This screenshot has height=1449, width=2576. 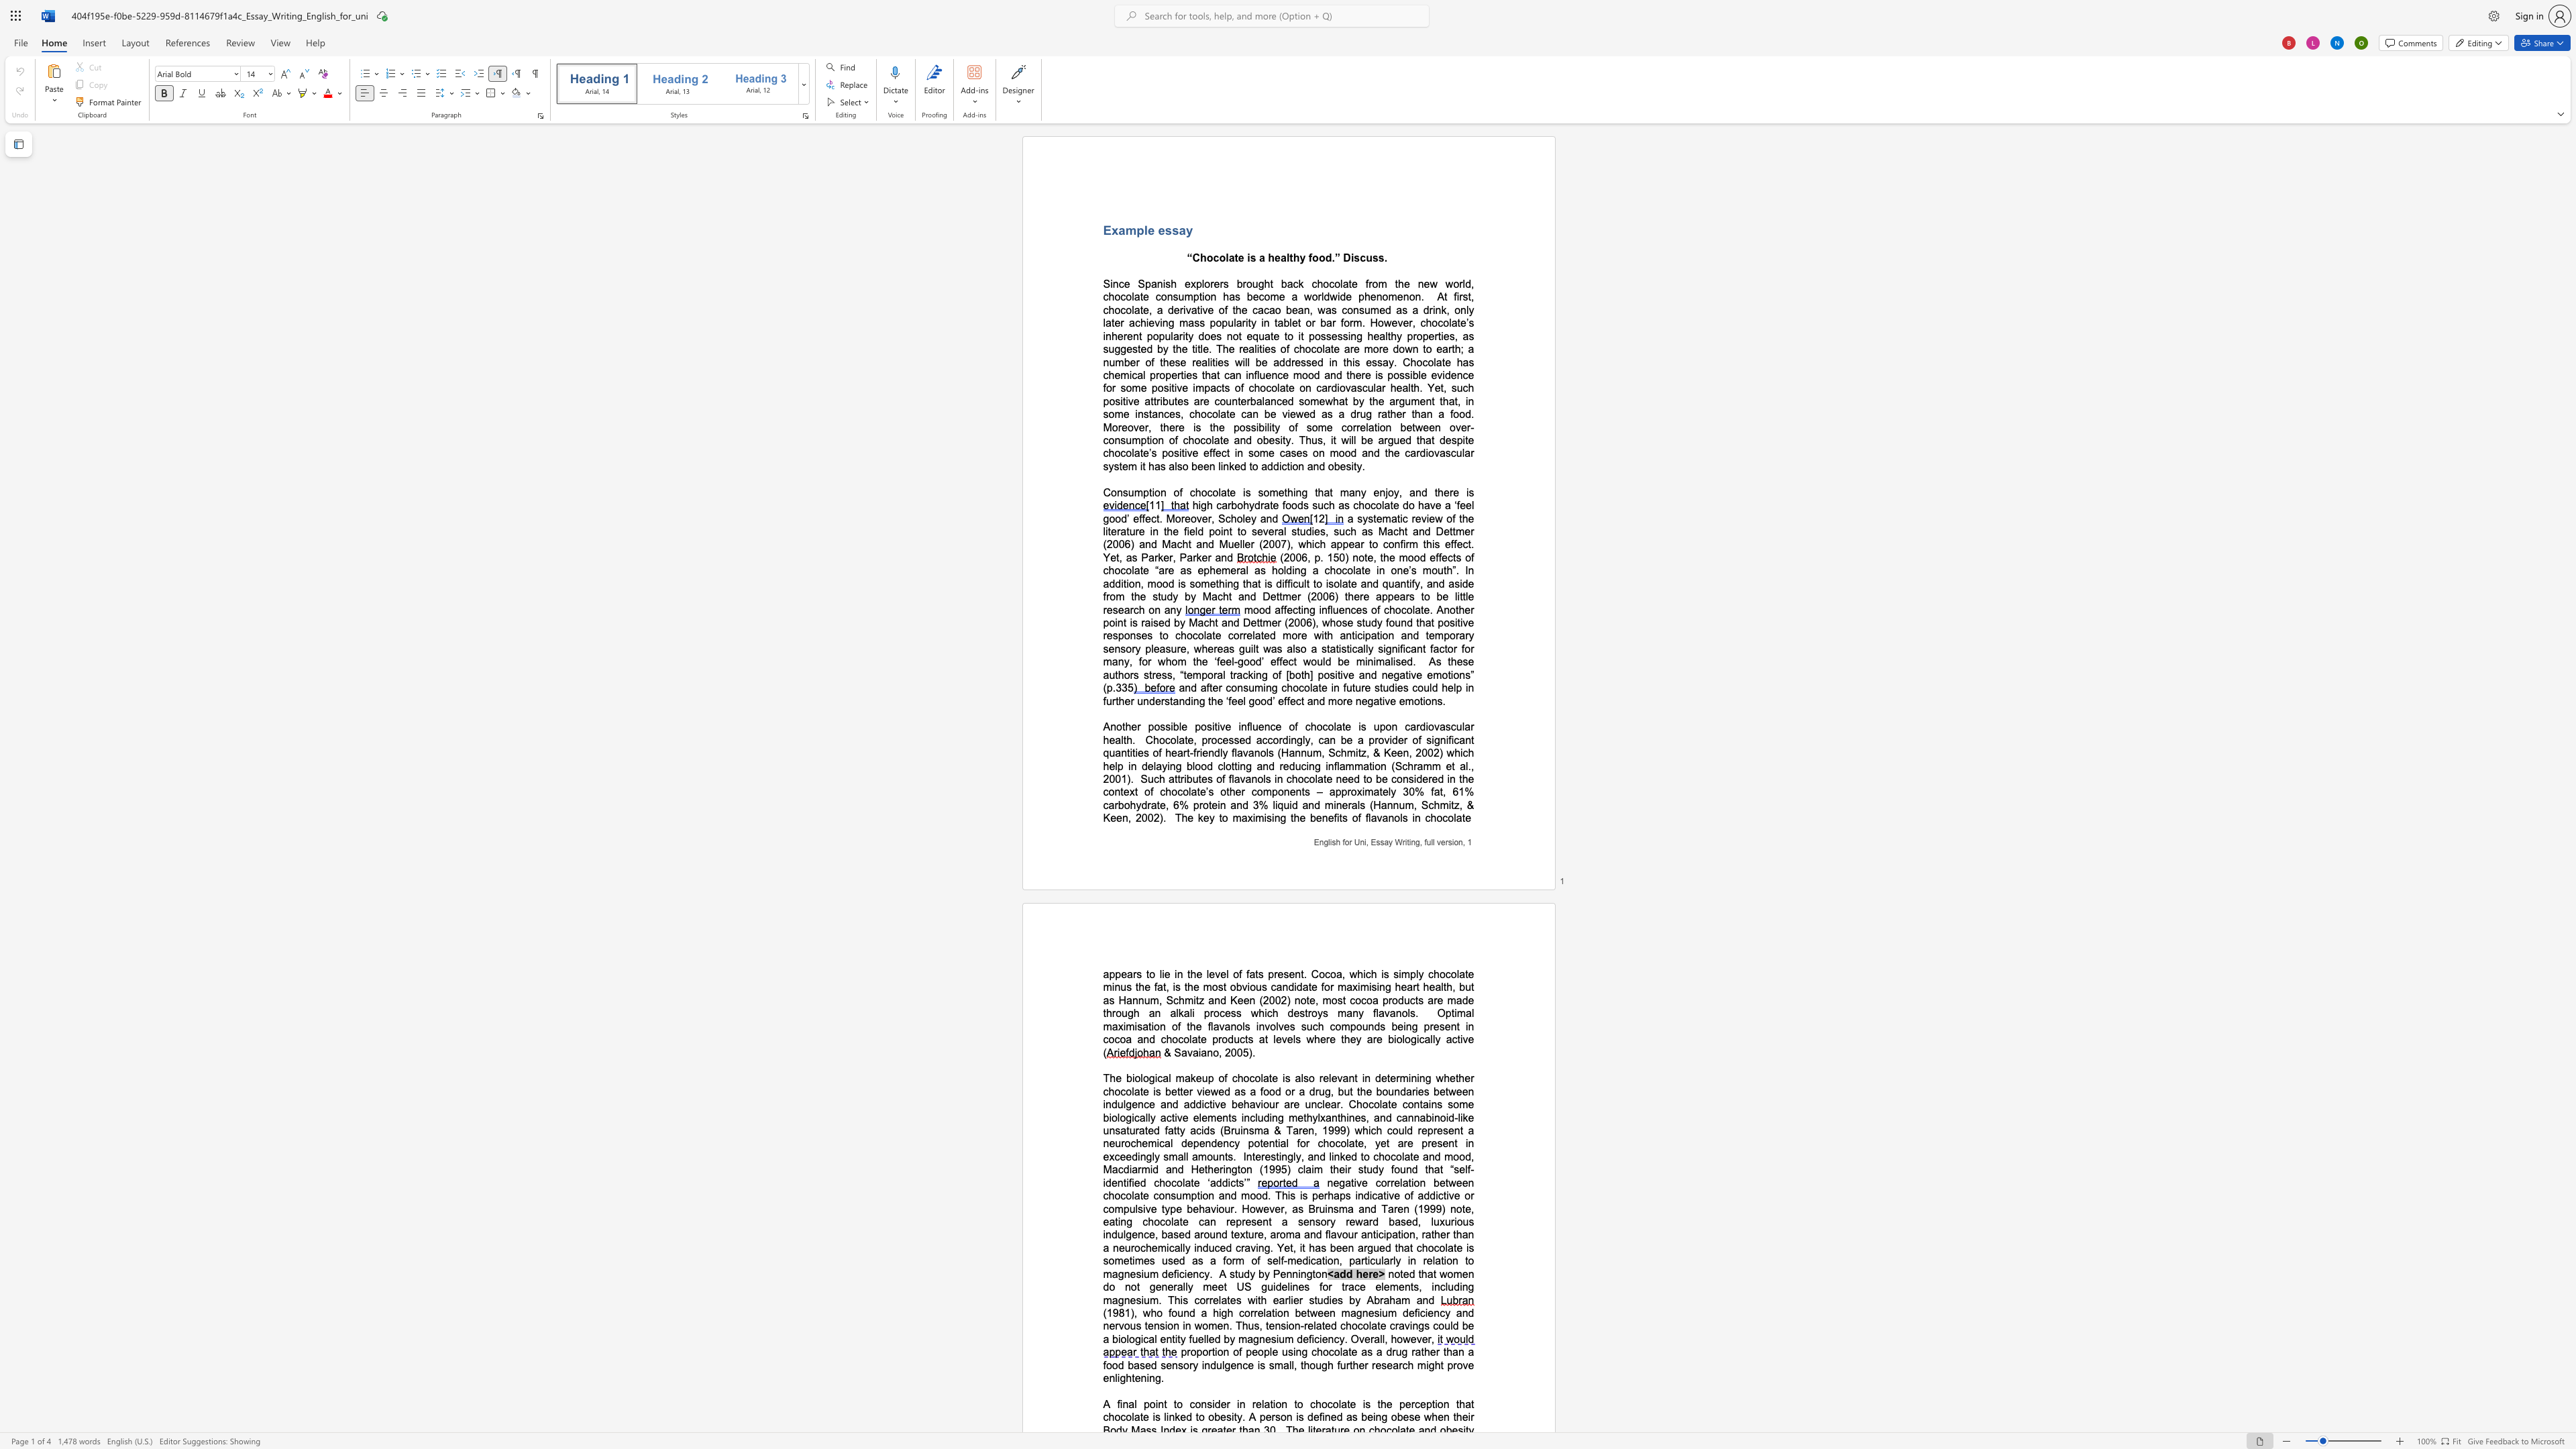 What do you see at coordinates (1179, 387) in the screenshot?
I see `the 1th character "v" in the text` at bounding box center [1179, 387].